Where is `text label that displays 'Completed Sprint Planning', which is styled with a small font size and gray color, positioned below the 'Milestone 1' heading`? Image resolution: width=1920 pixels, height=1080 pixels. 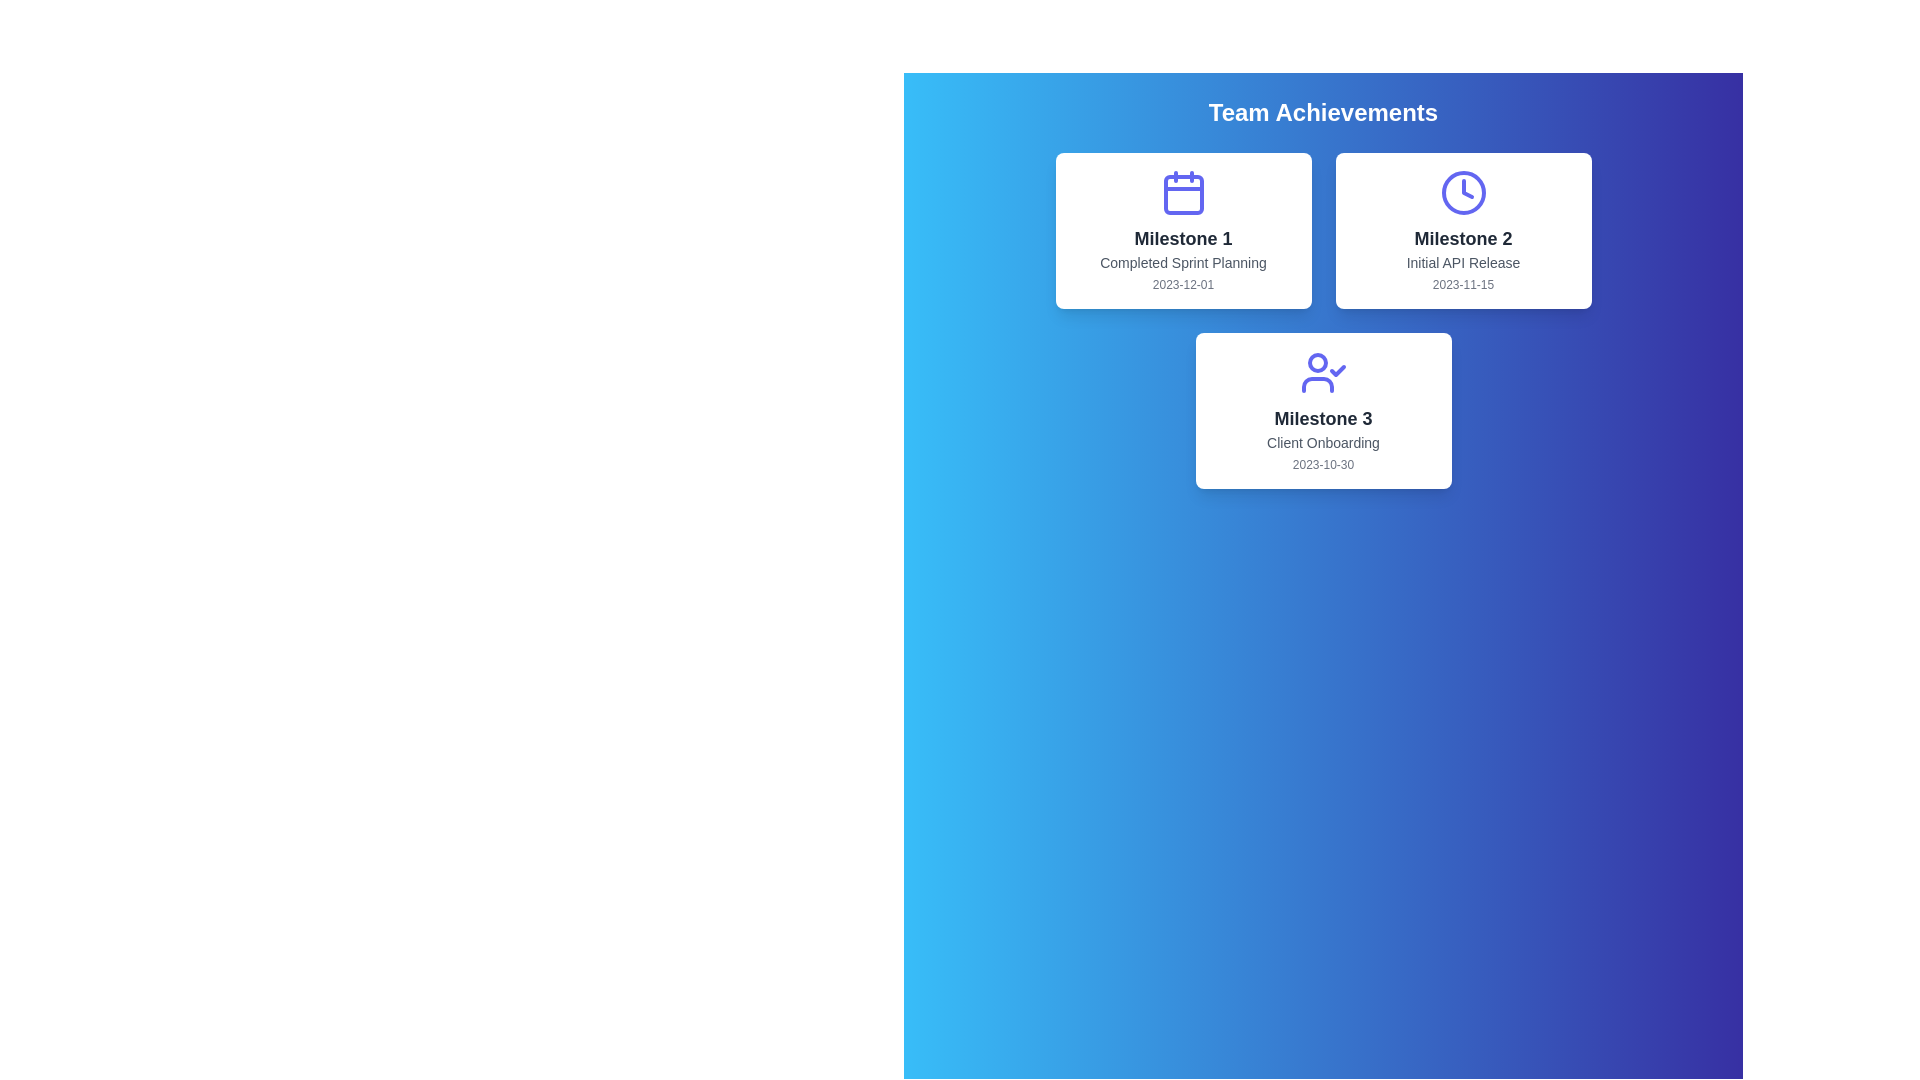
text label that displays 'Completed Sprint Planning', which is styled with a small font size and gray color, positioned below the 'Milestone 1' heading is located at coordinates (1183, 261).